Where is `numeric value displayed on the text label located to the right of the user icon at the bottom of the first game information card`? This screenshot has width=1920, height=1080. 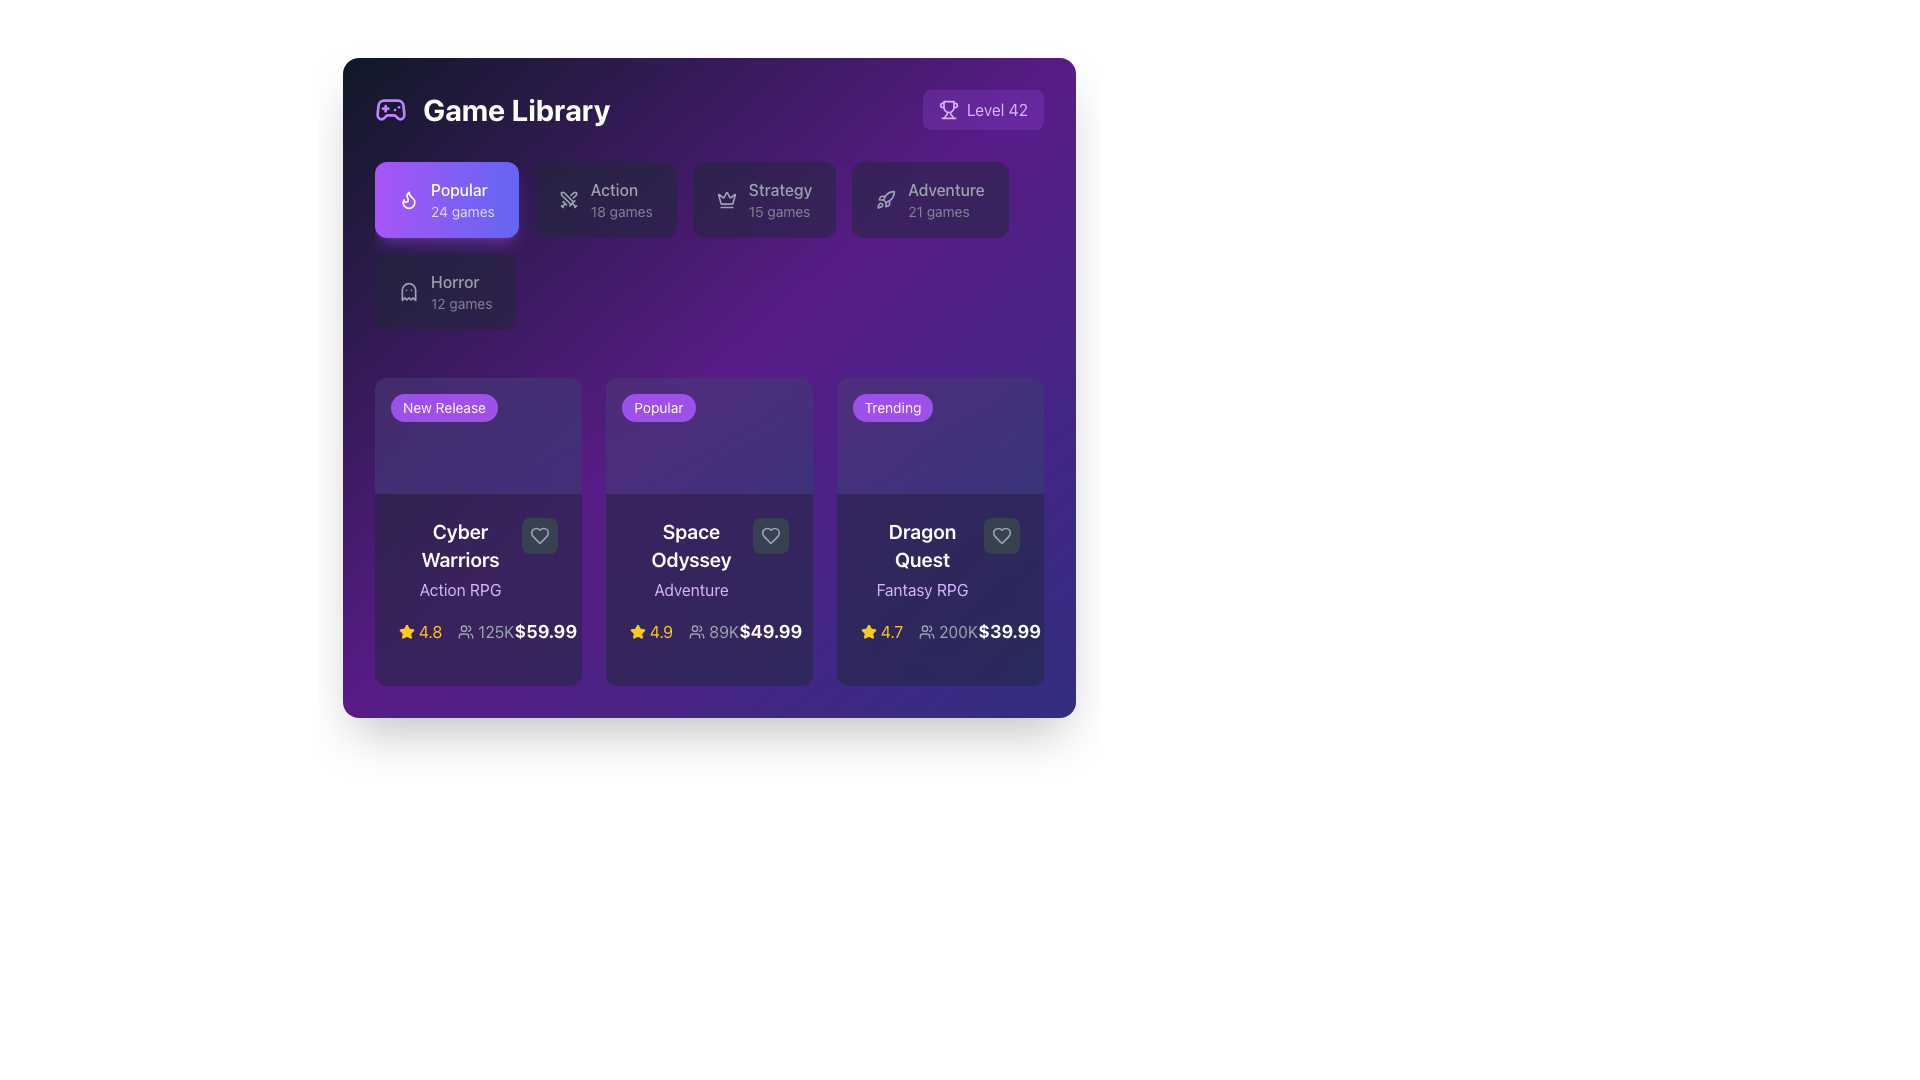 numeric value displayed on the text label located to the right of the user icon at the bottom of the first game information card is located at coordinates (496, 632).